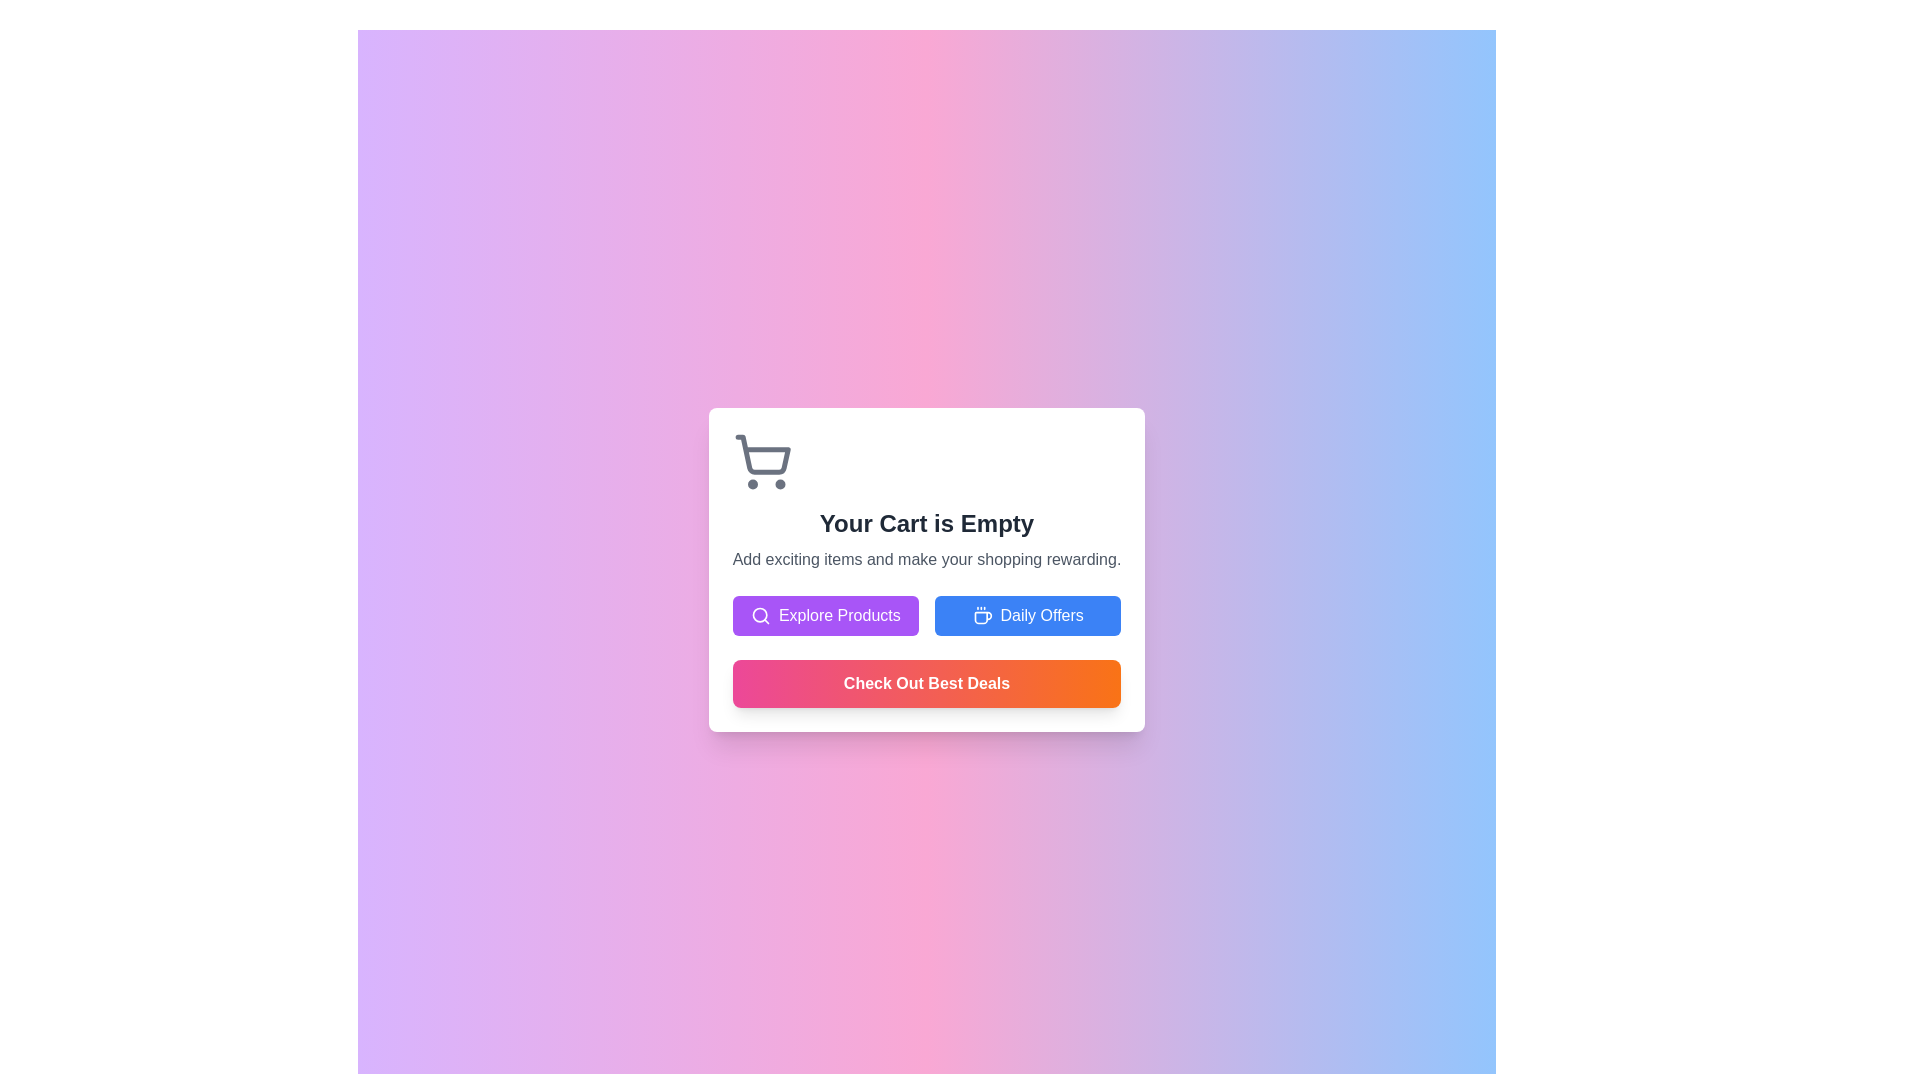 This screenshot has height=1080, width=1920. Describe the element at coordinates (1028, 615) in the screenshot. I see `the 'Daily Offers' button, which is a blue button with white text and a coffee cup icon, to trigger visual feedback` at that location.